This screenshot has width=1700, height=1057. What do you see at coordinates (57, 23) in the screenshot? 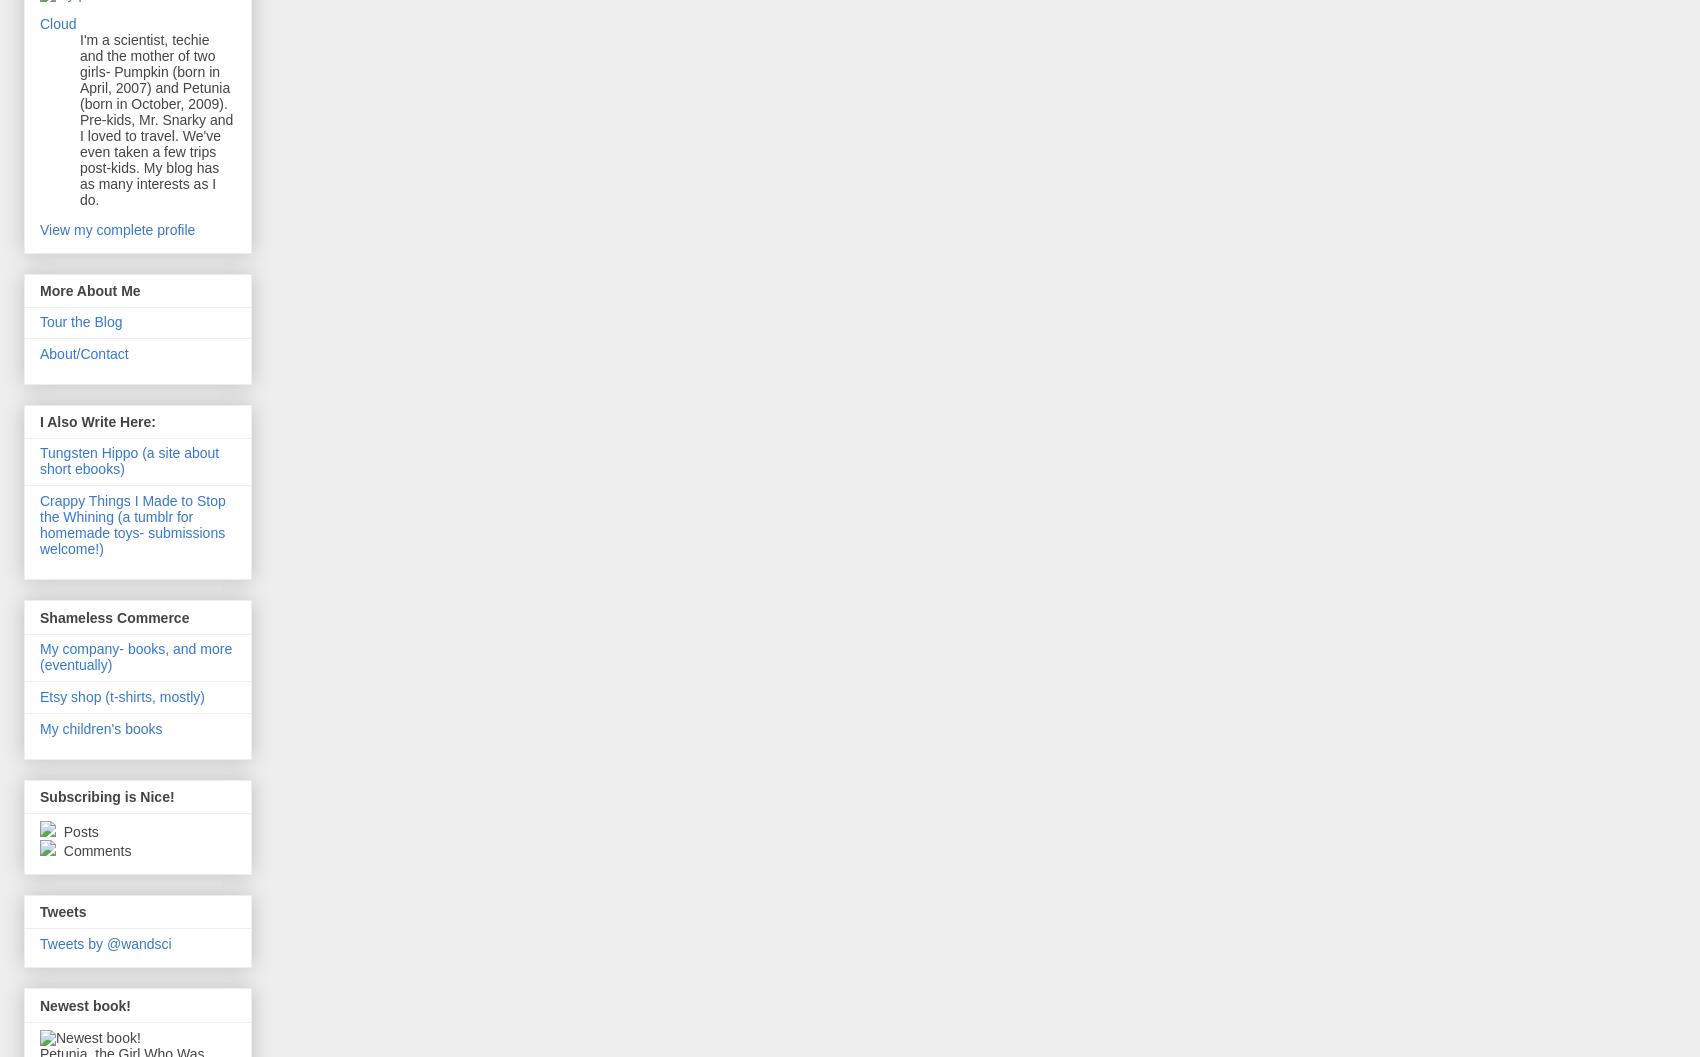
I see `'Cloud'` at bounding box center [57, 23].